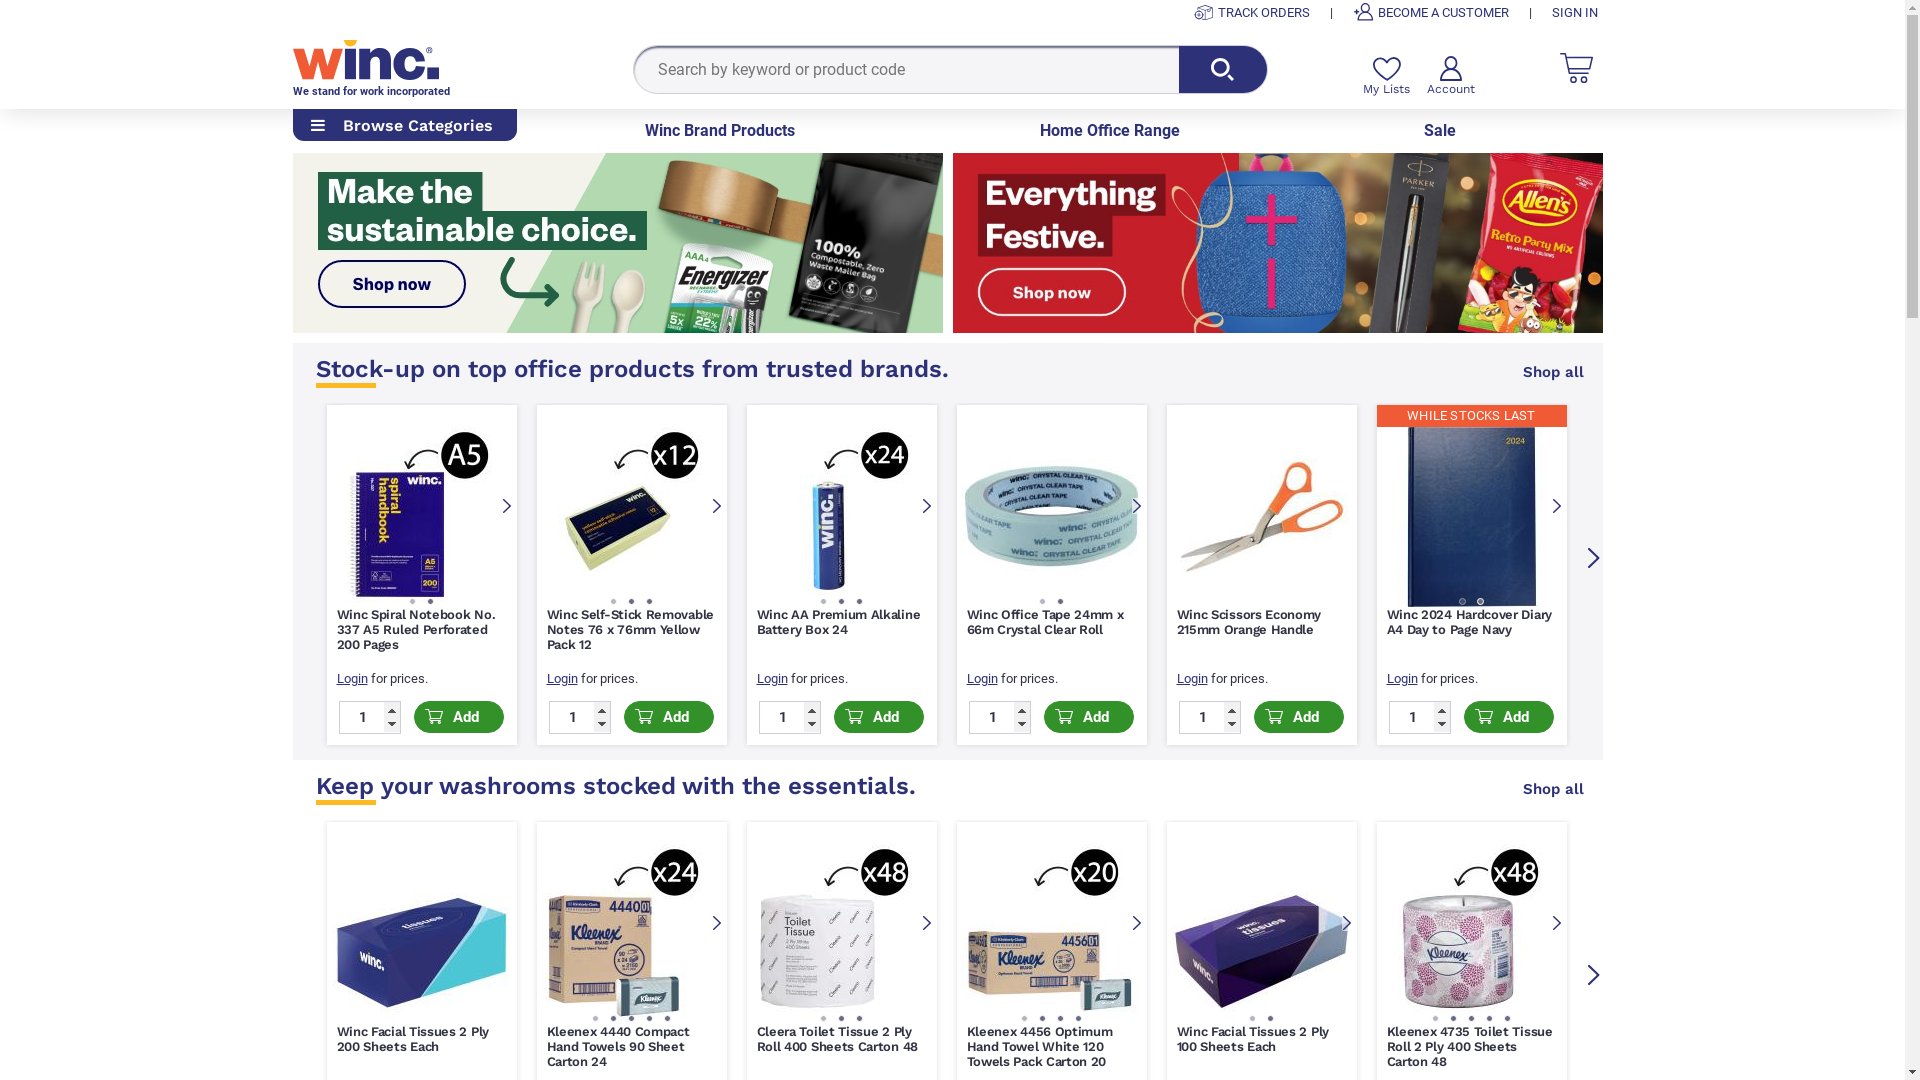  Describe the element at coordinates (1468, 620) in the screenshot. I see `'Winc 2024 Hardcover Diary A4 Day to Page Navy'` at that location.